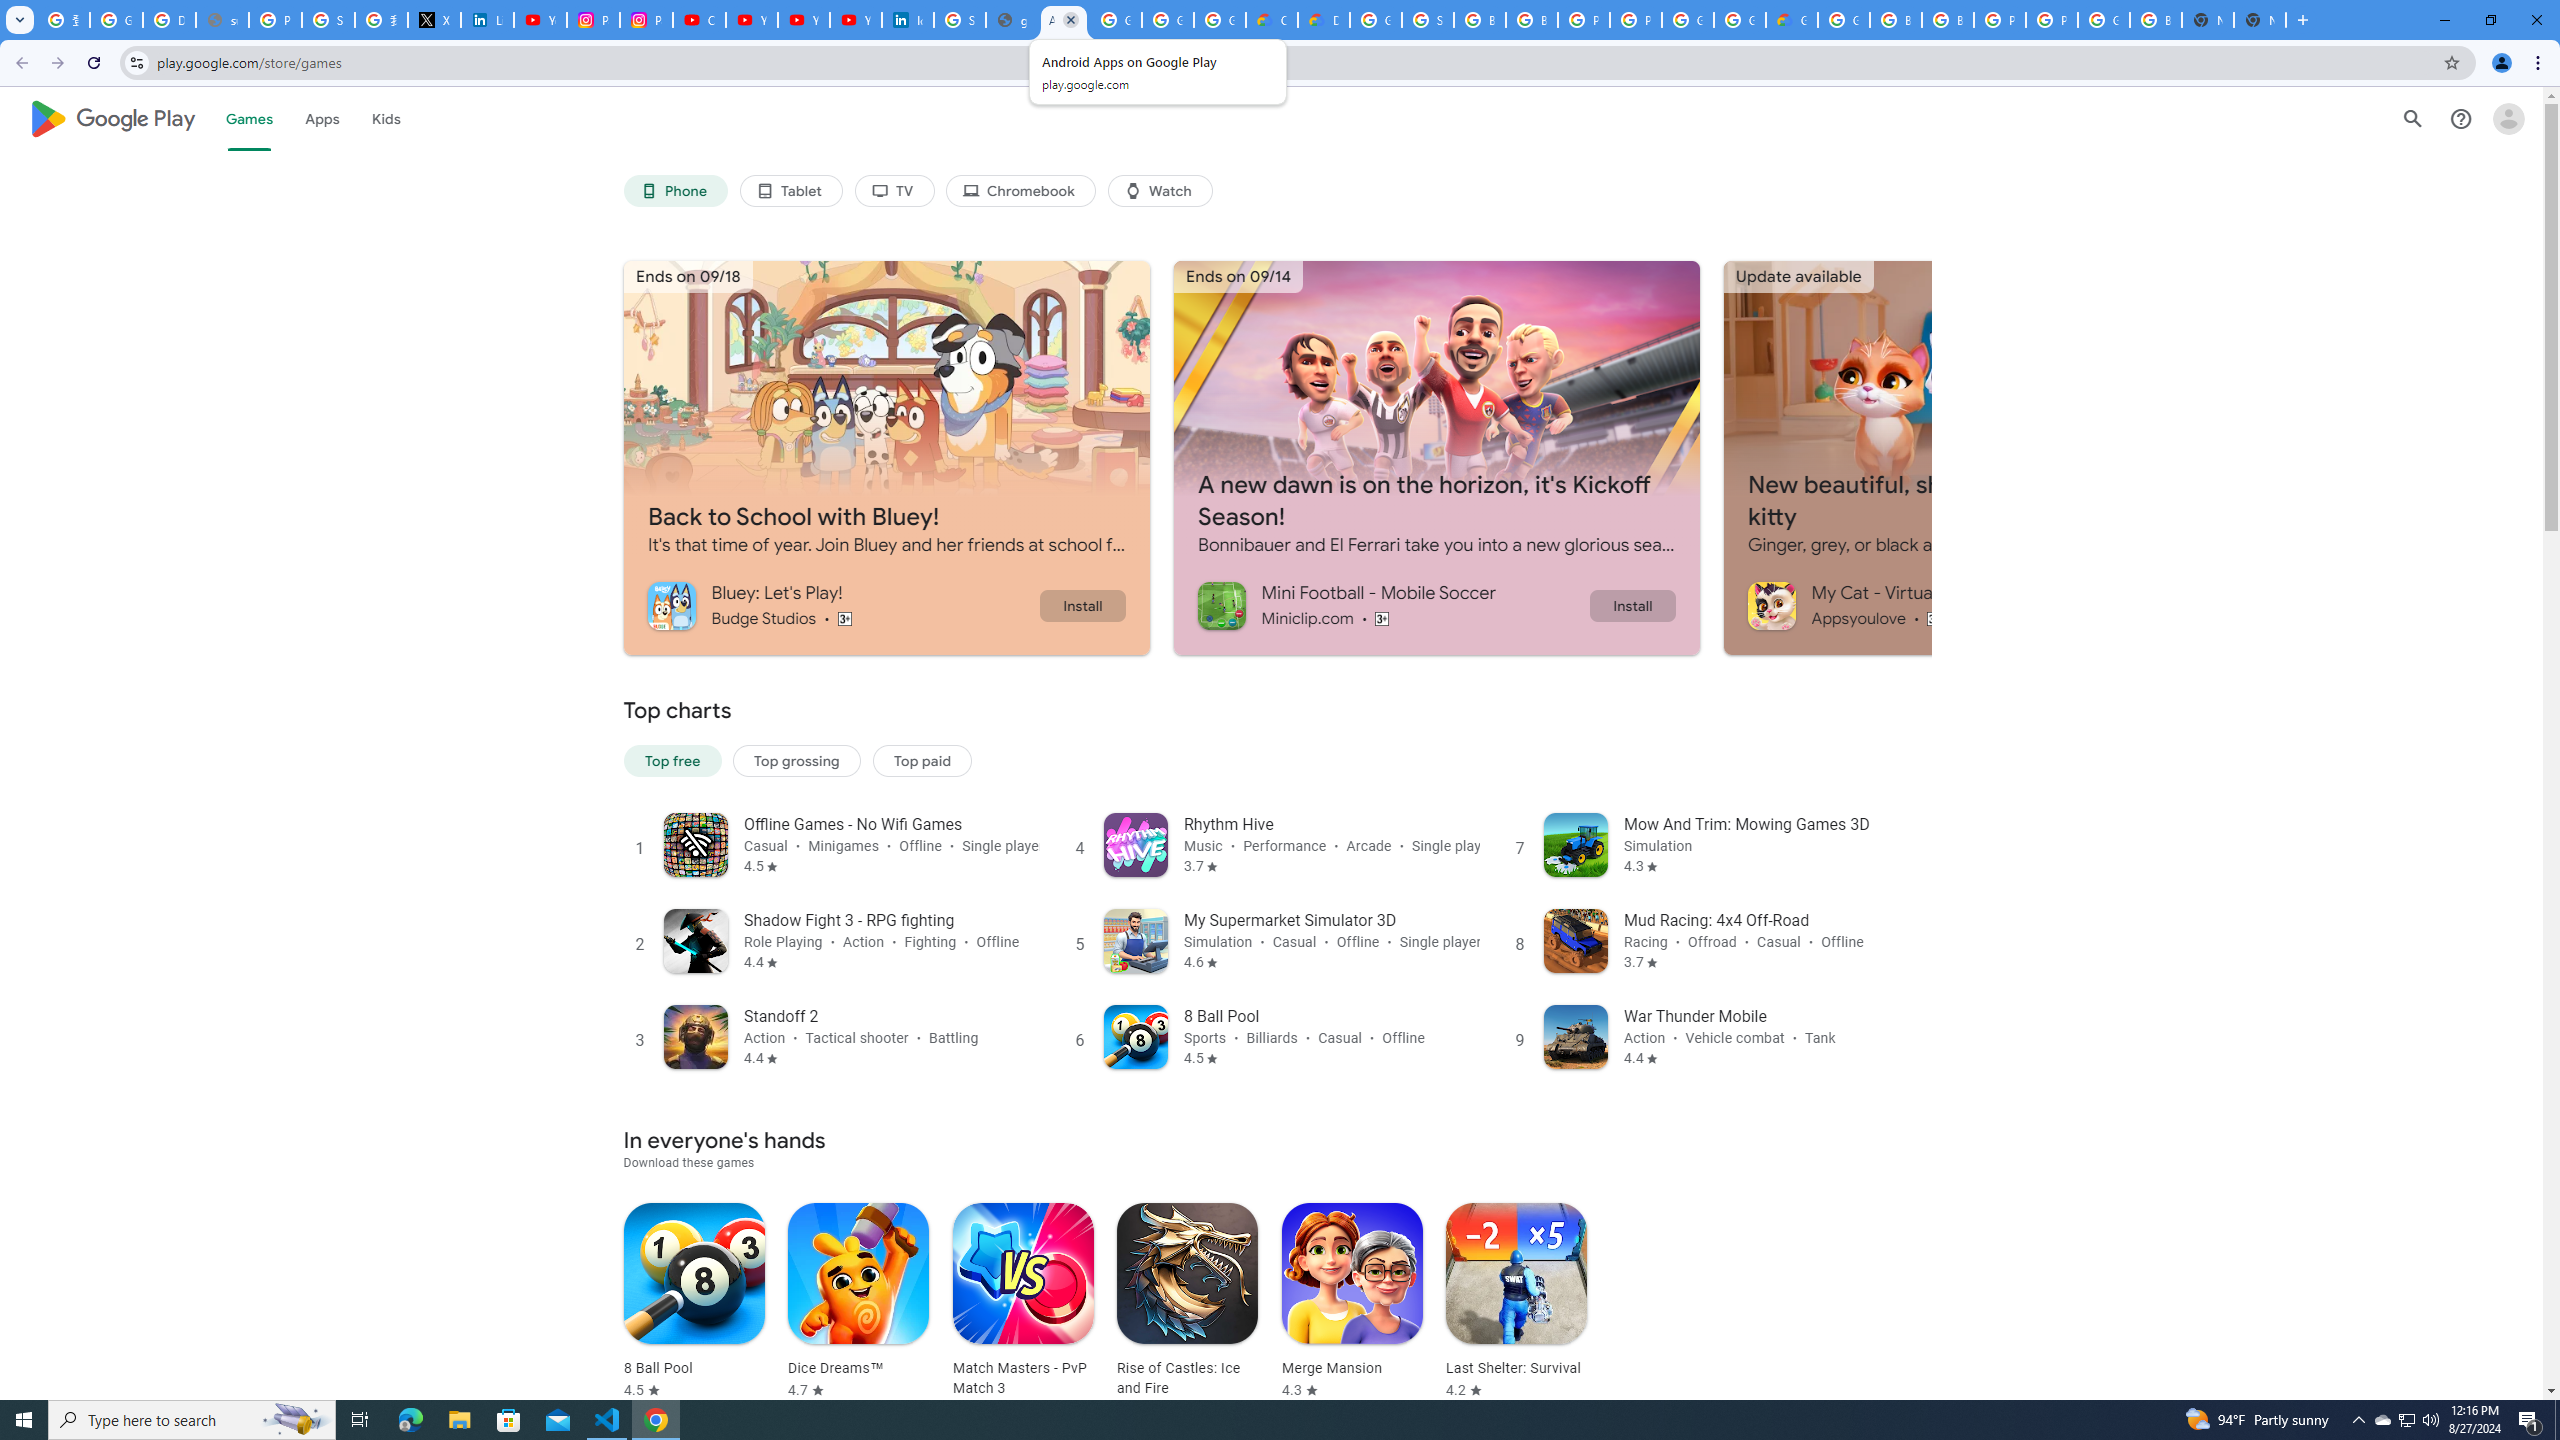  Describe the element at coordinates (803, 19) in the screenshot. I see `'YouTube Culture & Trends - YouTube Top 10, 2021'` at that location.